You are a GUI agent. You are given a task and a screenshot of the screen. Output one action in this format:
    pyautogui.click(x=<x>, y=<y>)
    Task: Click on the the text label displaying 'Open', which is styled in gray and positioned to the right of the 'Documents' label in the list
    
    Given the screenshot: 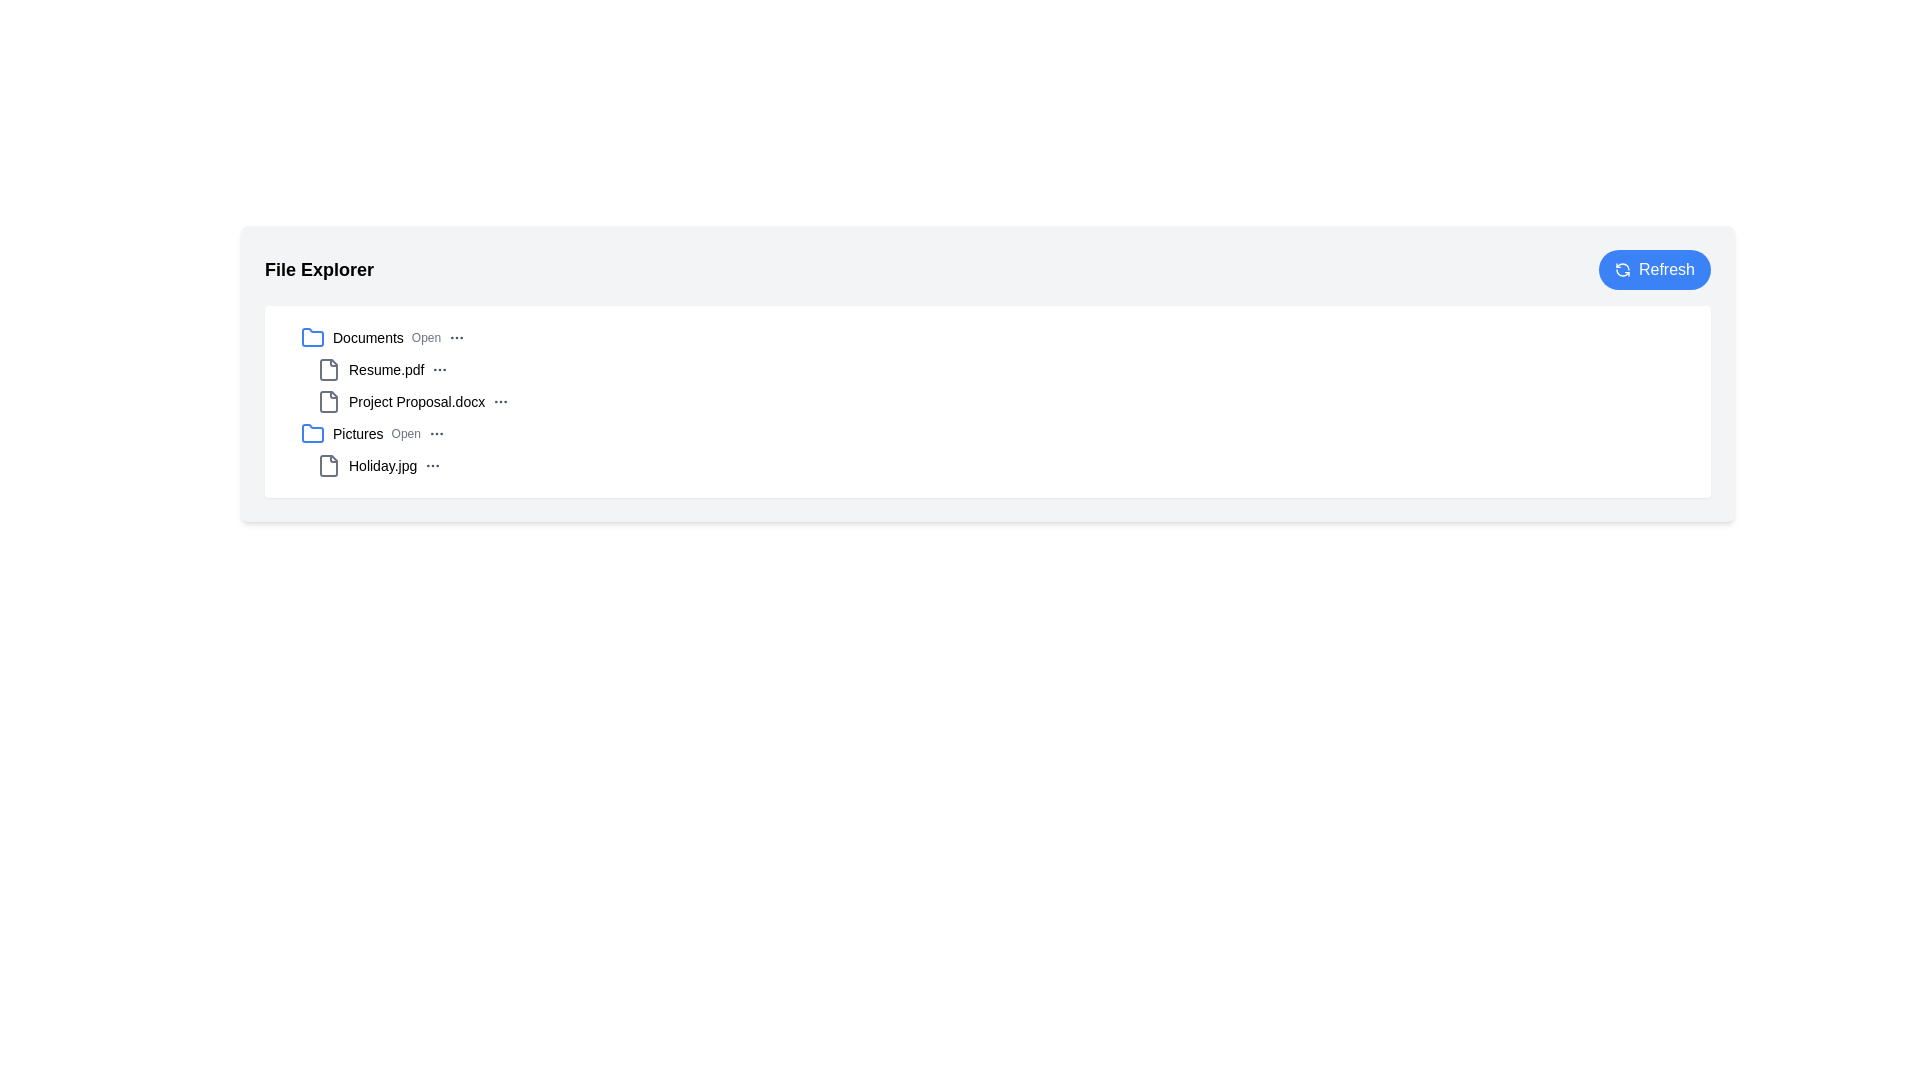 What is the action you would take?
    pyautogui.click(x=425, y=337)
    